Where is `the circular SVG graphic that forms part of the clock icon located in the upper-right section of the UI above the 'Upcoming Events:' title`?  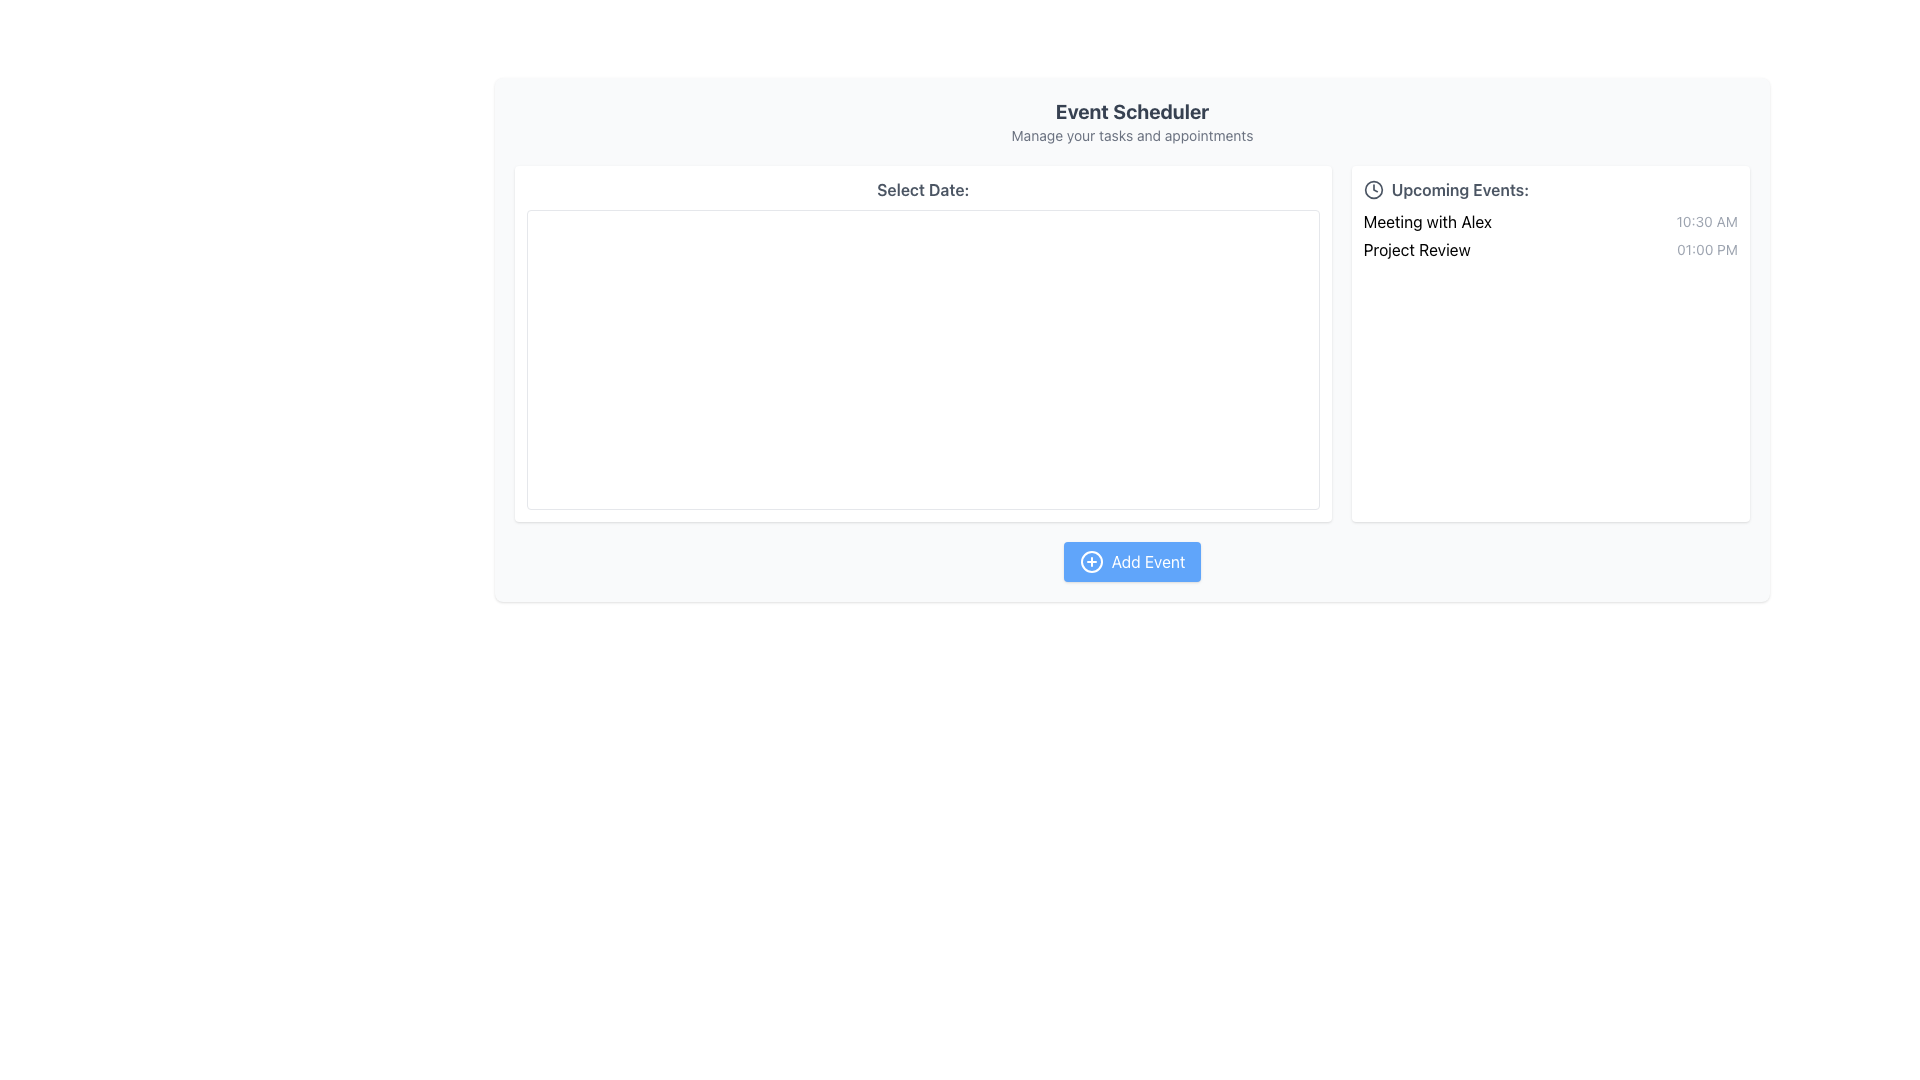
the circular SVG graphic that forms part of the clock icon located in the upper-right section of the UI above the 'Upcoming Events:' title is located at coordinates (1372, 189).